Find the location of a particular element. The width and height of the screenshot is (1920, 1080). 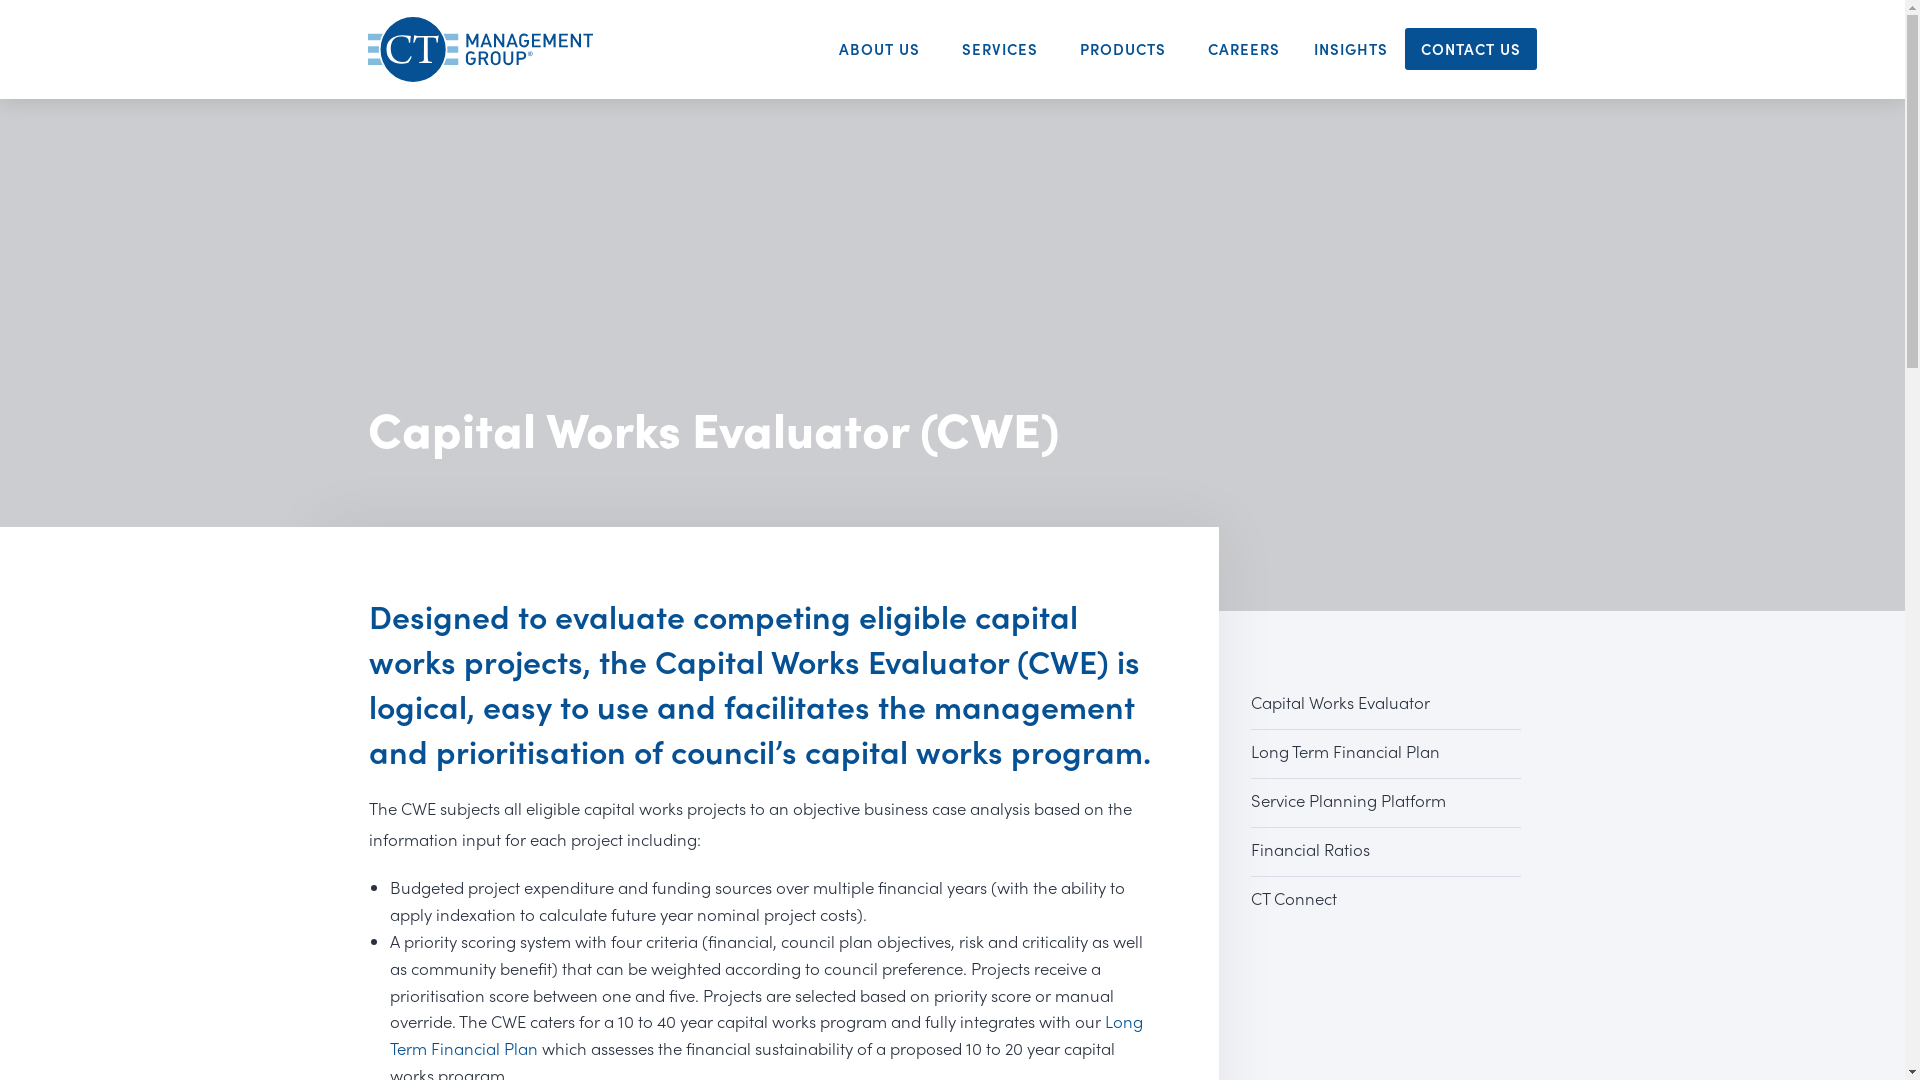

'CONTACT US' is located at coordinates (1470, 48).